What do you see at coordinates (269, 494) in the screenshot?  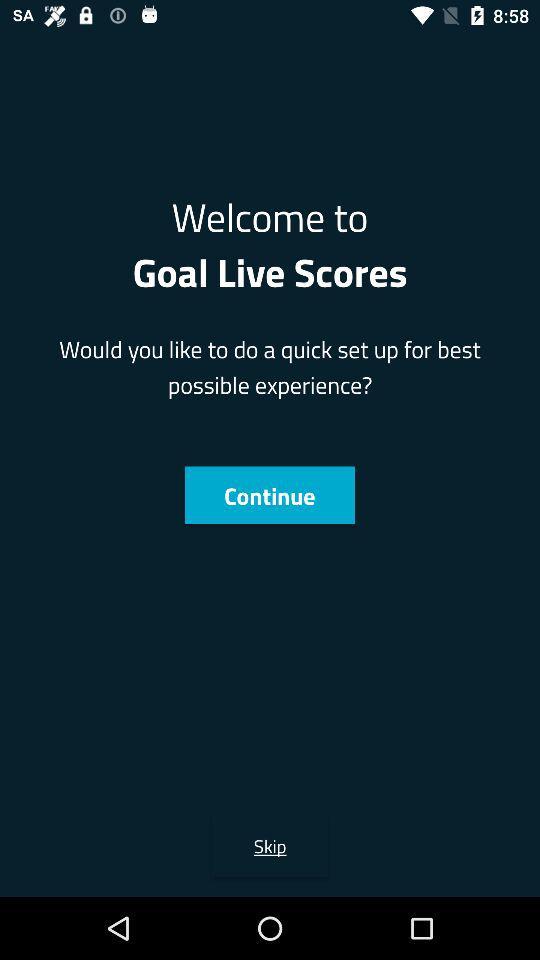 I see `the item below would you like` at bounding box center [269, 494].